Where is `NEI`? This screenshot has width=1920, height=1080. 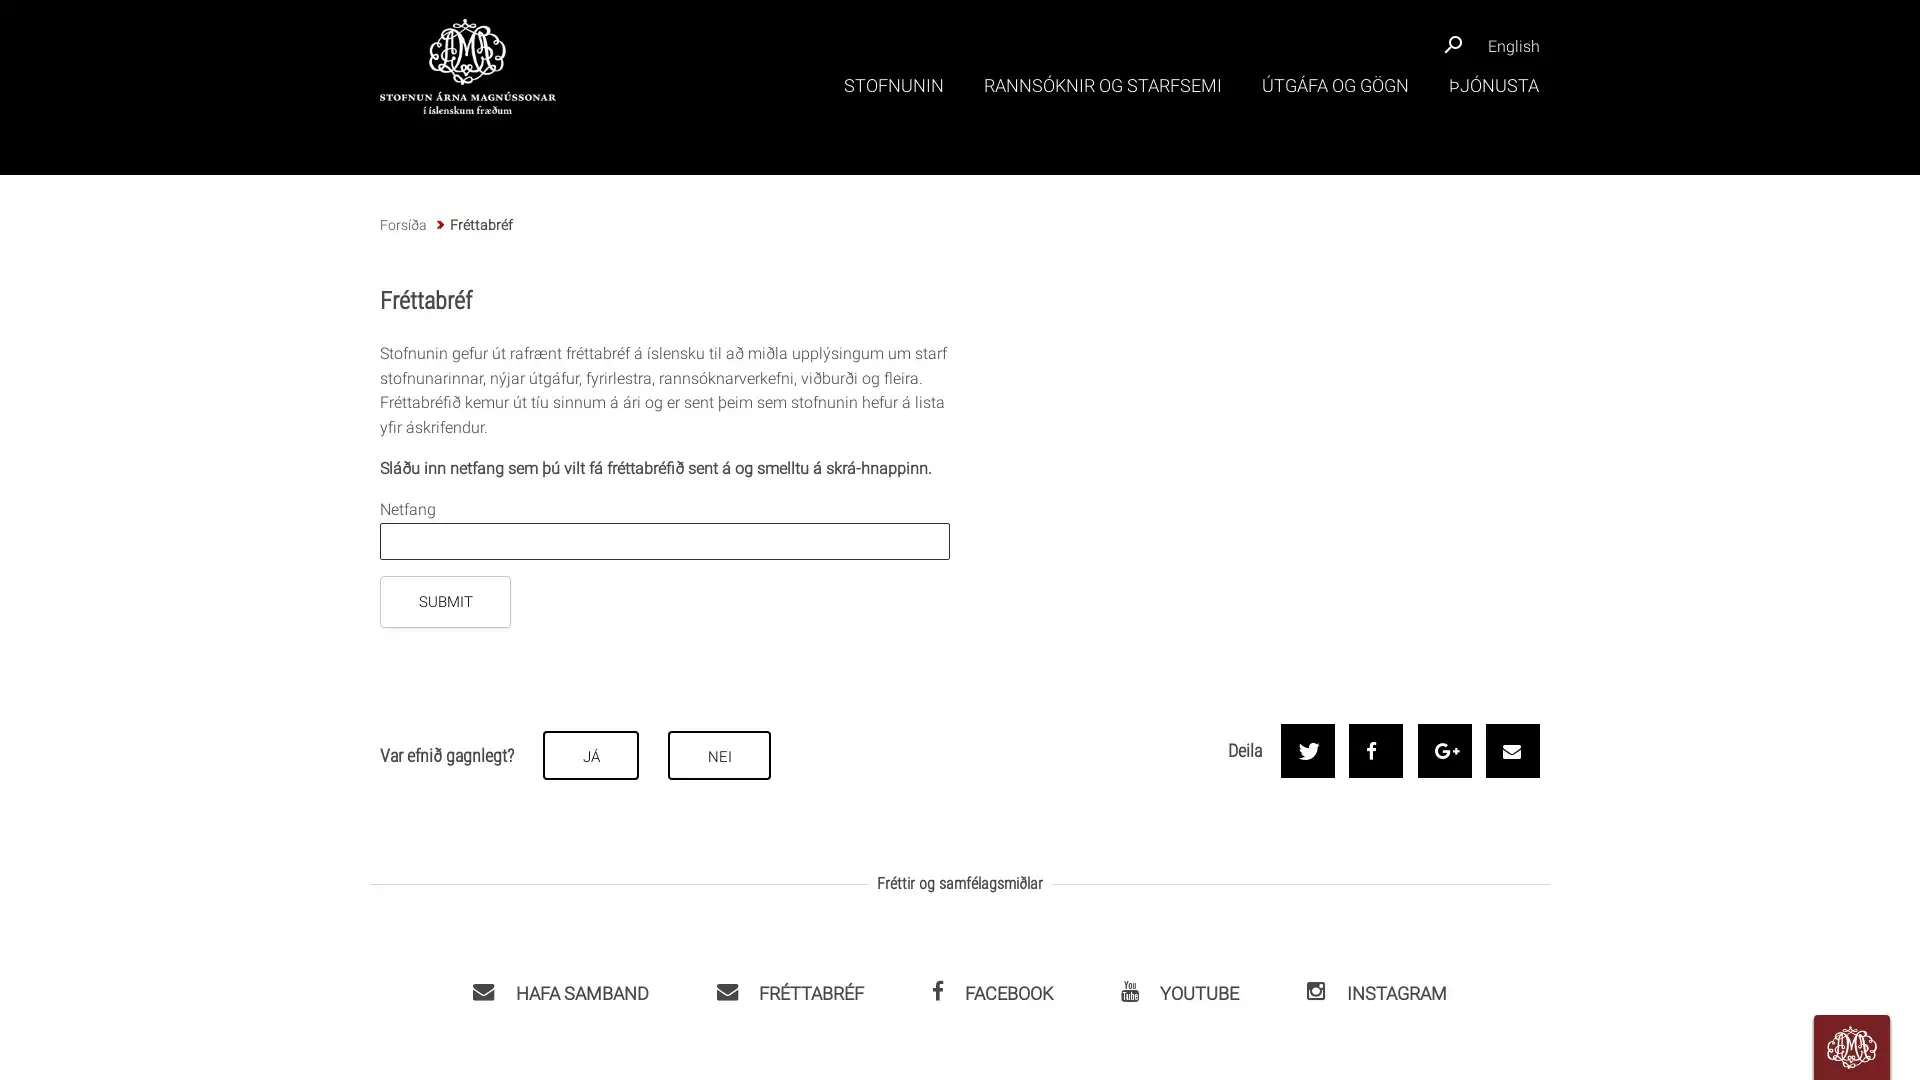
NEI is located at coordinates (719, 755).